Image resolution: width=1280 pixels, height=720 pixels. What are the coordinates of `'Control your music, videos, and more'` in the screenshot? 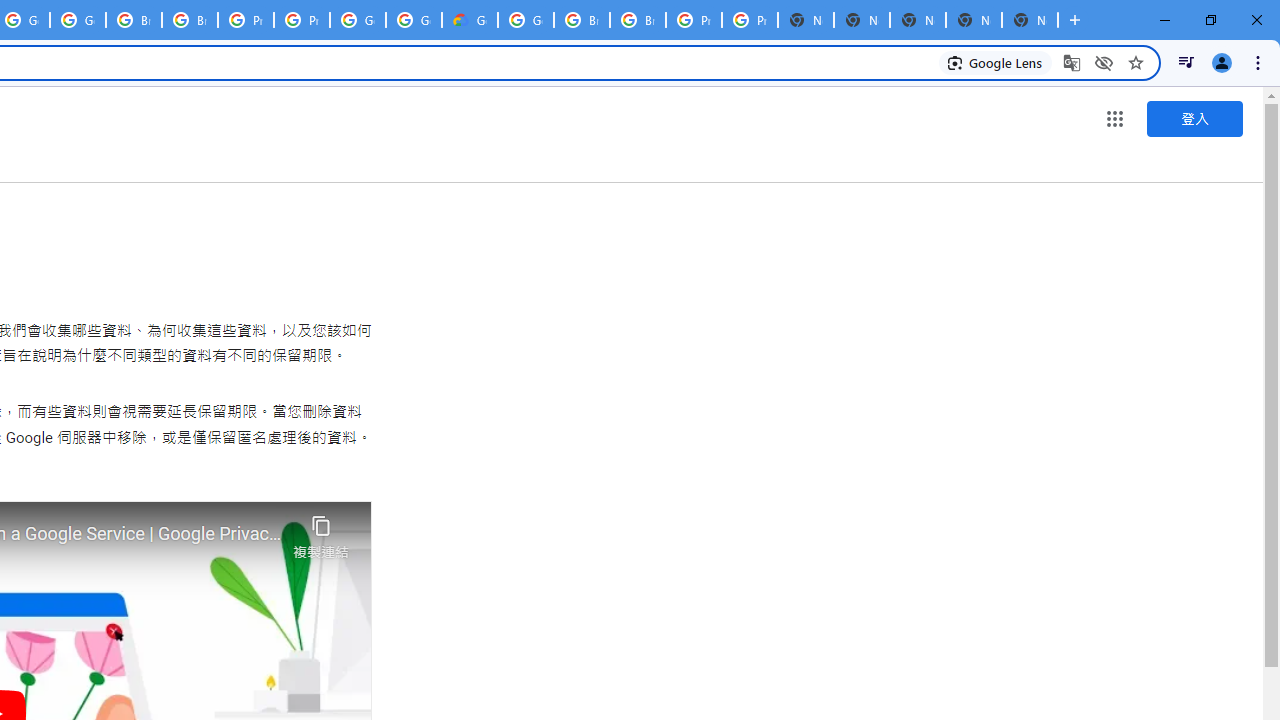 It's located at (1185, 61).